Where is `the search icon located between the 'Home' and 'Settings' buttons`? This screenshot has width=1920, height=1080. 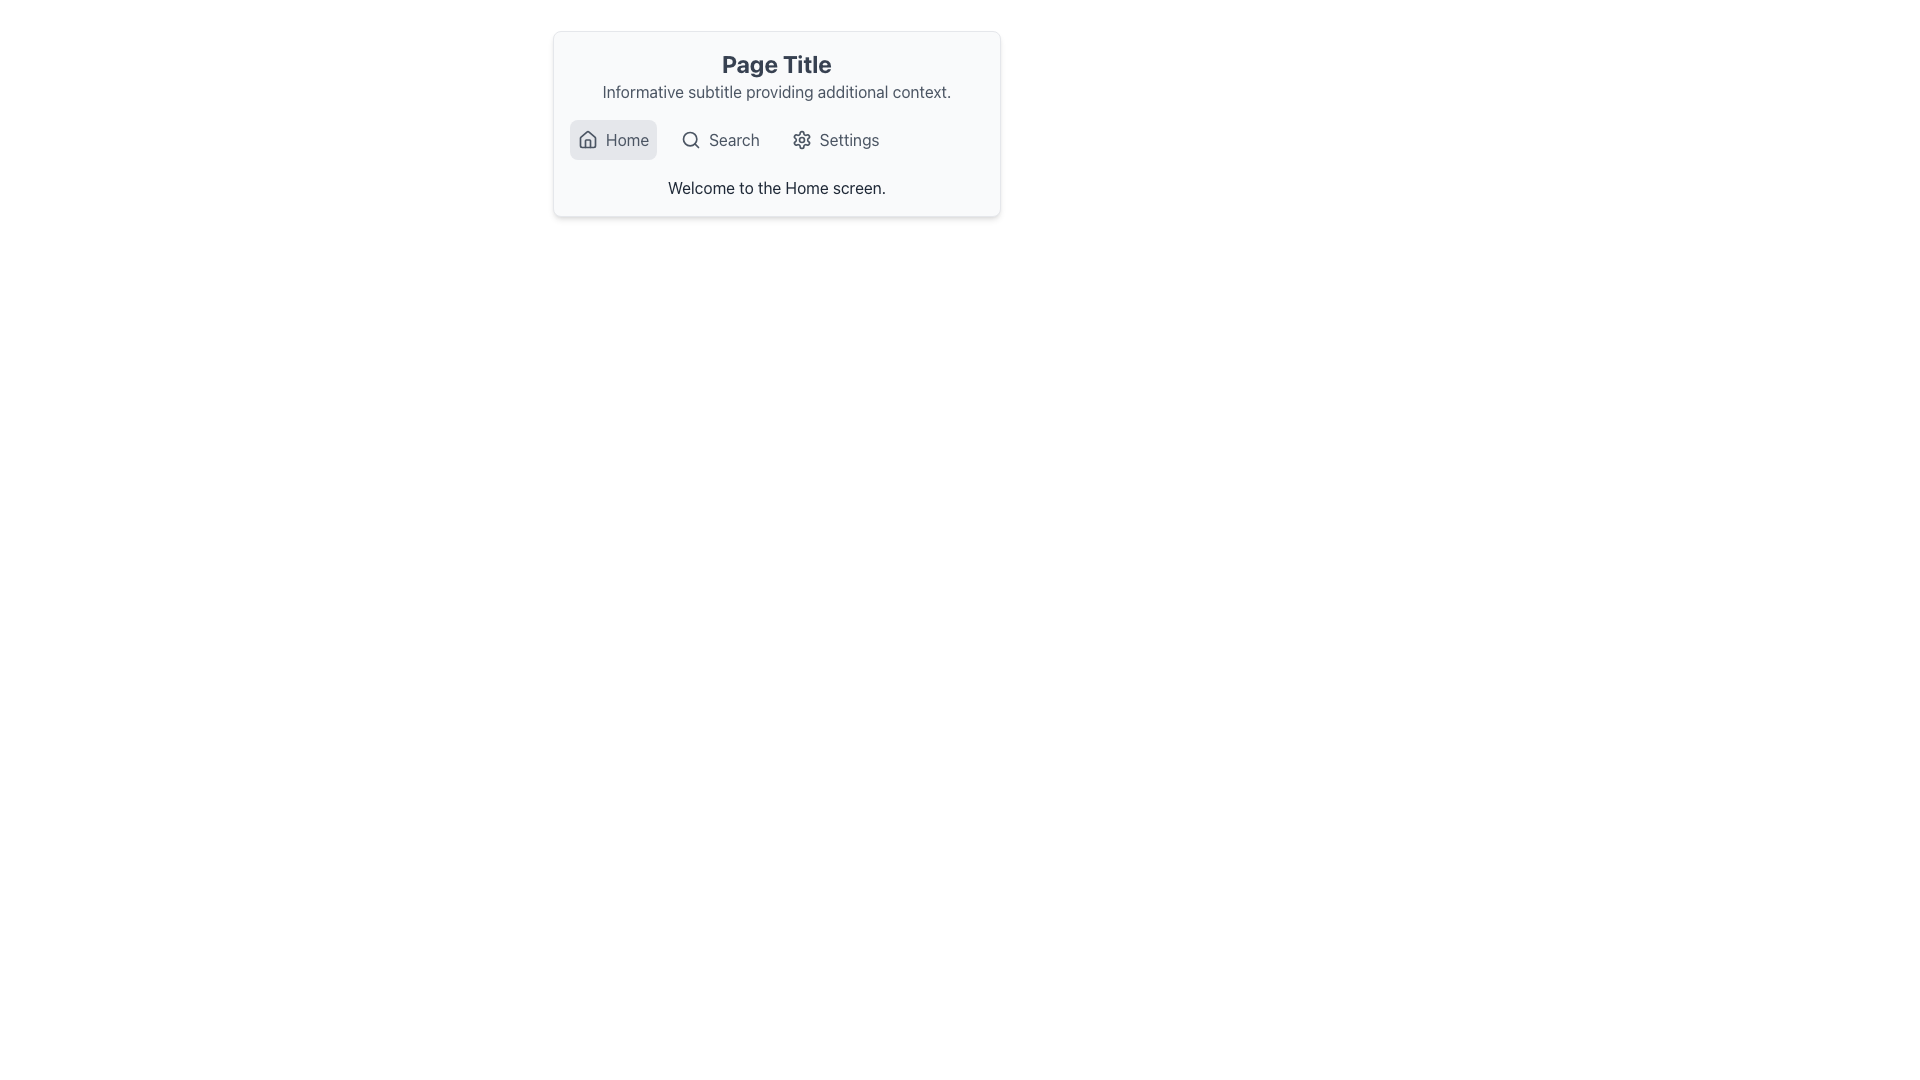
the search icon located between the 'Home' and 'Settings' buttons is located at coordinates (691, 138).